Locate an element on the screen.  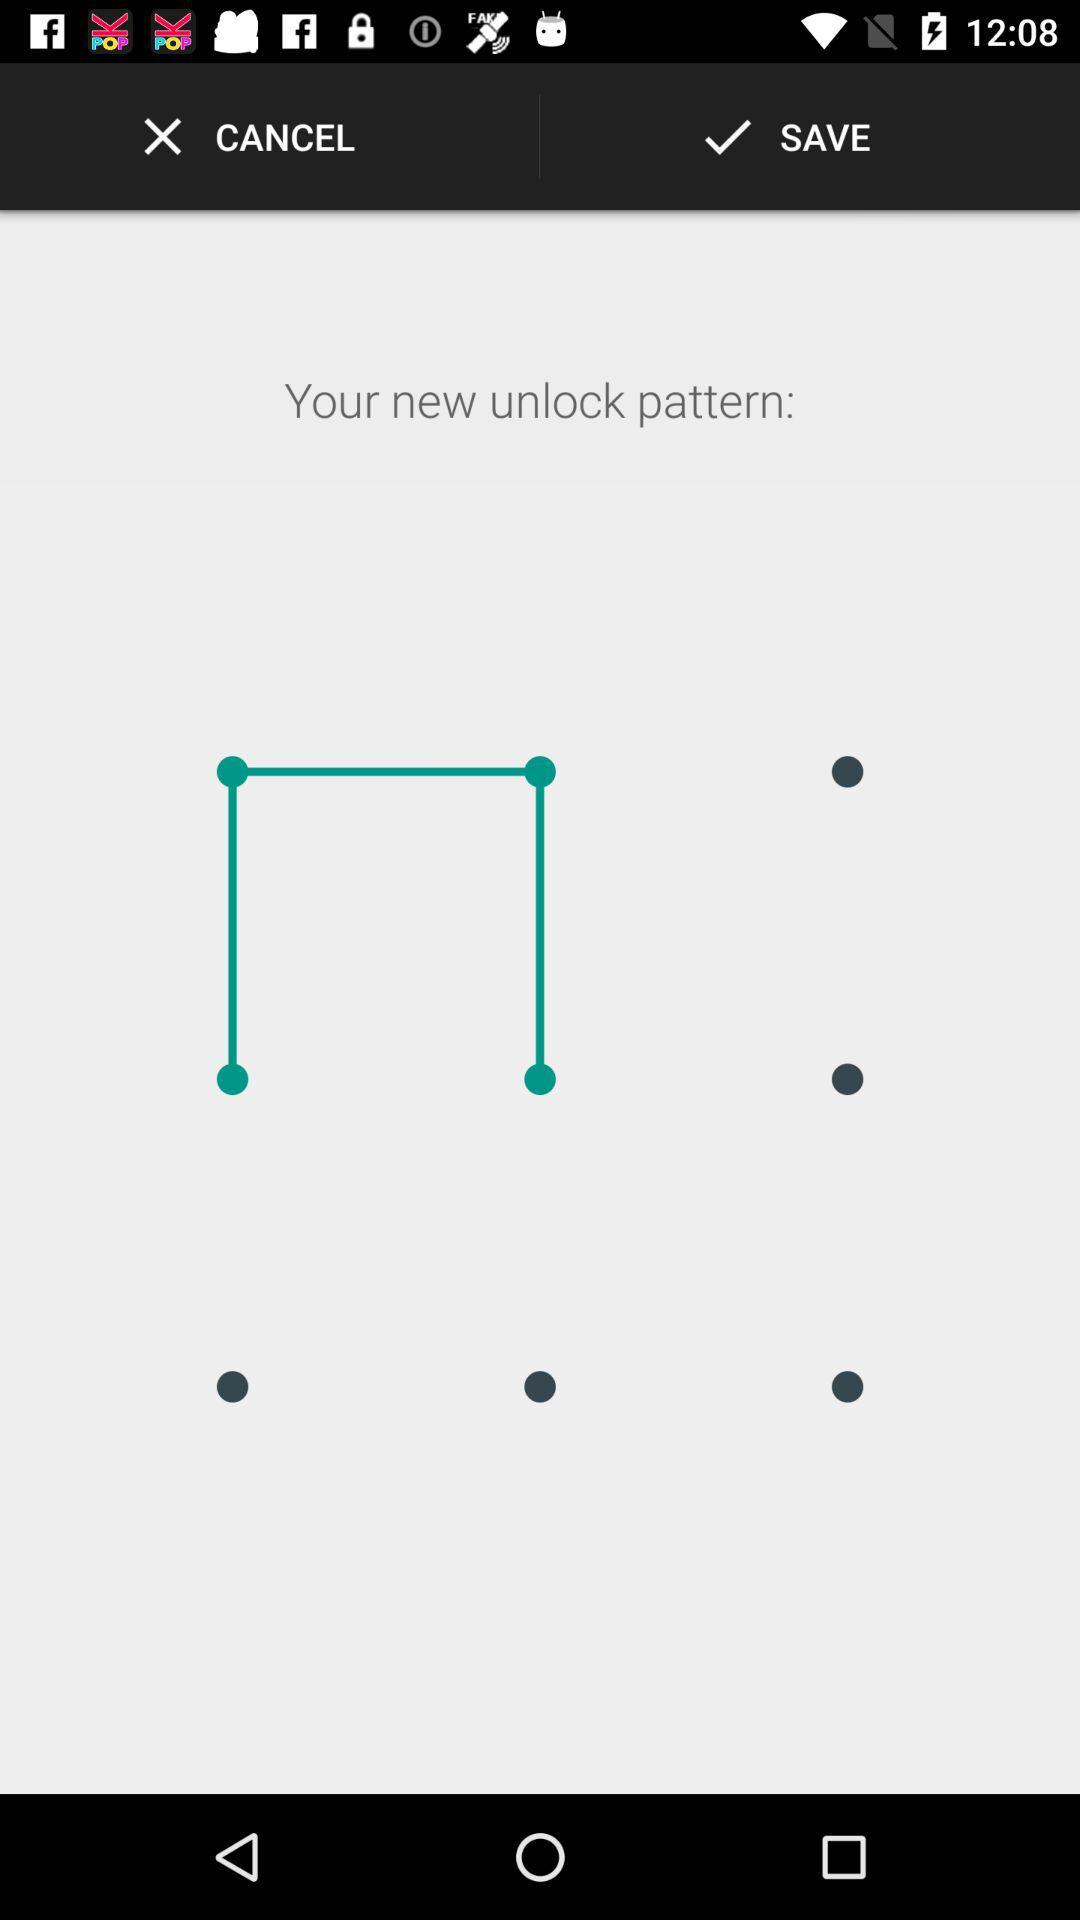
the your new unlock item is located at coordinates (538, 425).